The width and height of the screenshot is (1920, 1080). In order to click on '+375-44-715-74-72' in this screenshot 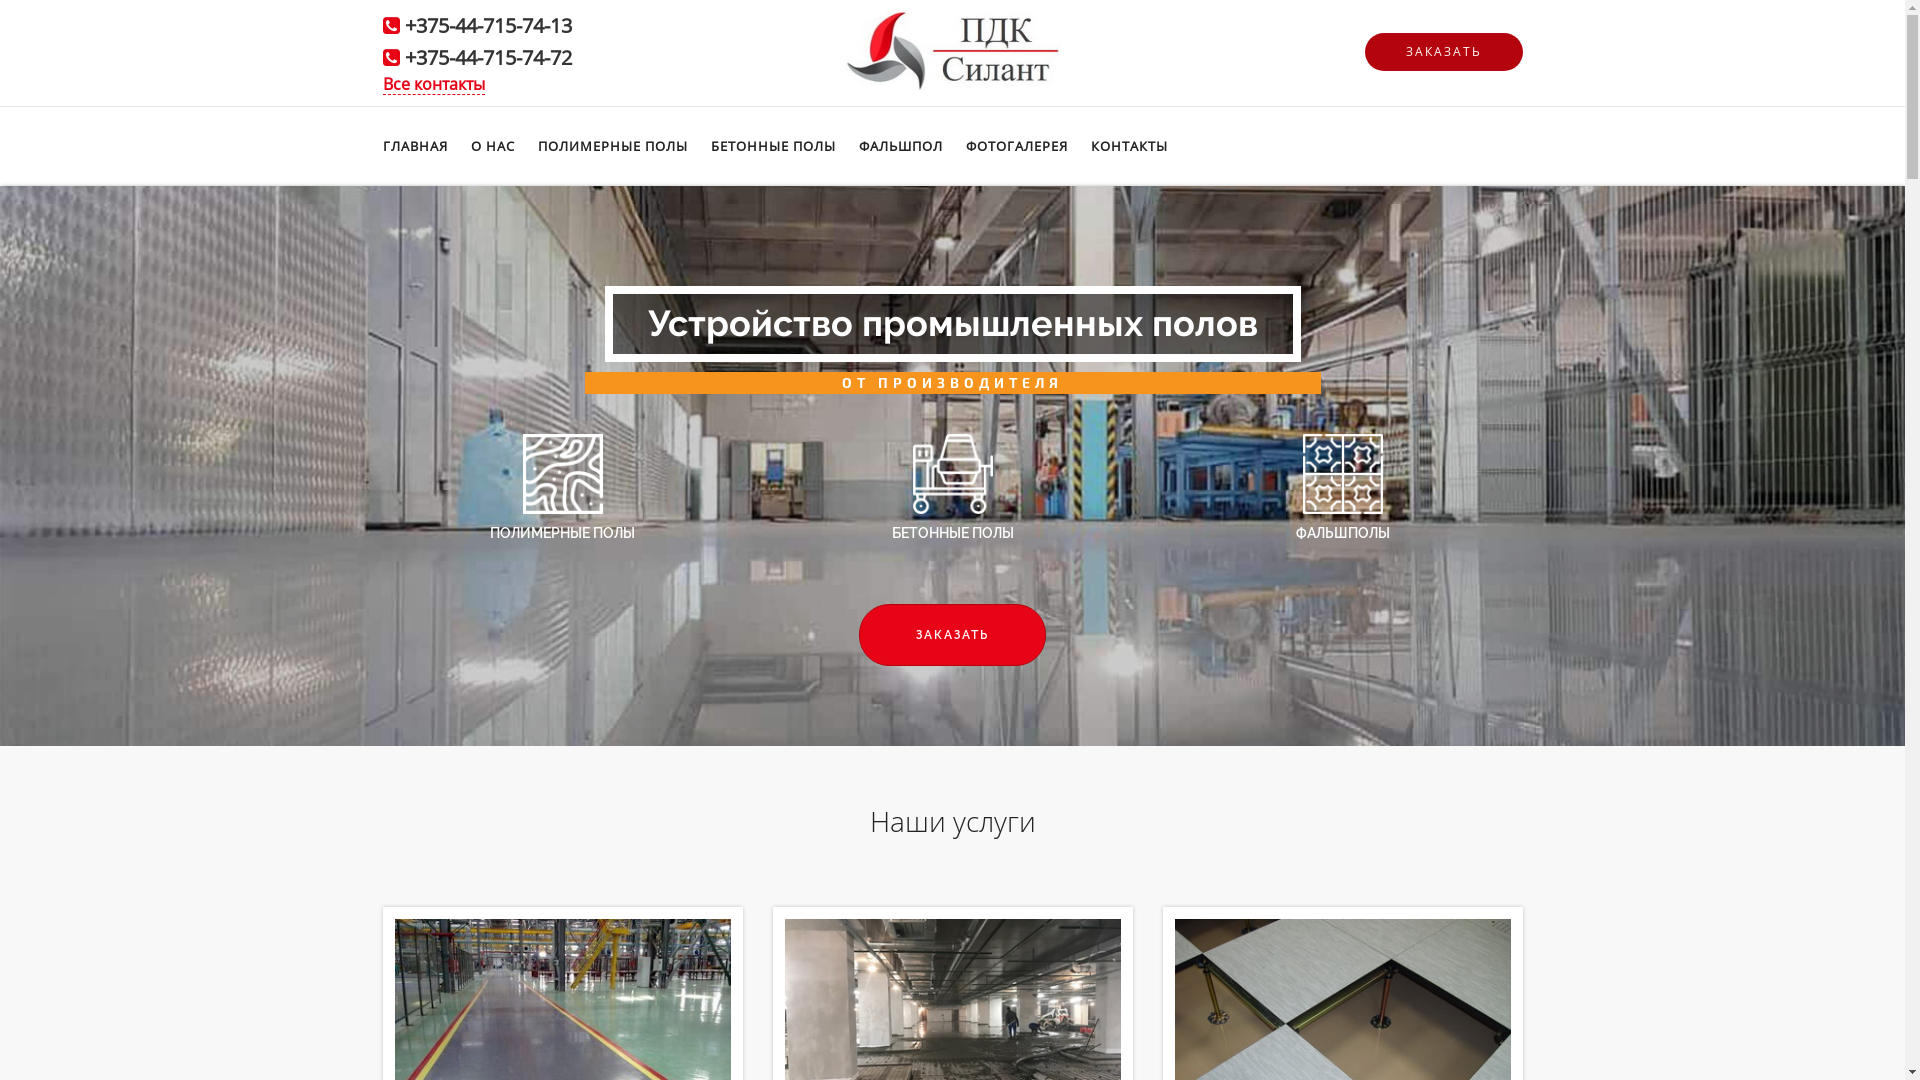, I will do `click(487, 56)`.